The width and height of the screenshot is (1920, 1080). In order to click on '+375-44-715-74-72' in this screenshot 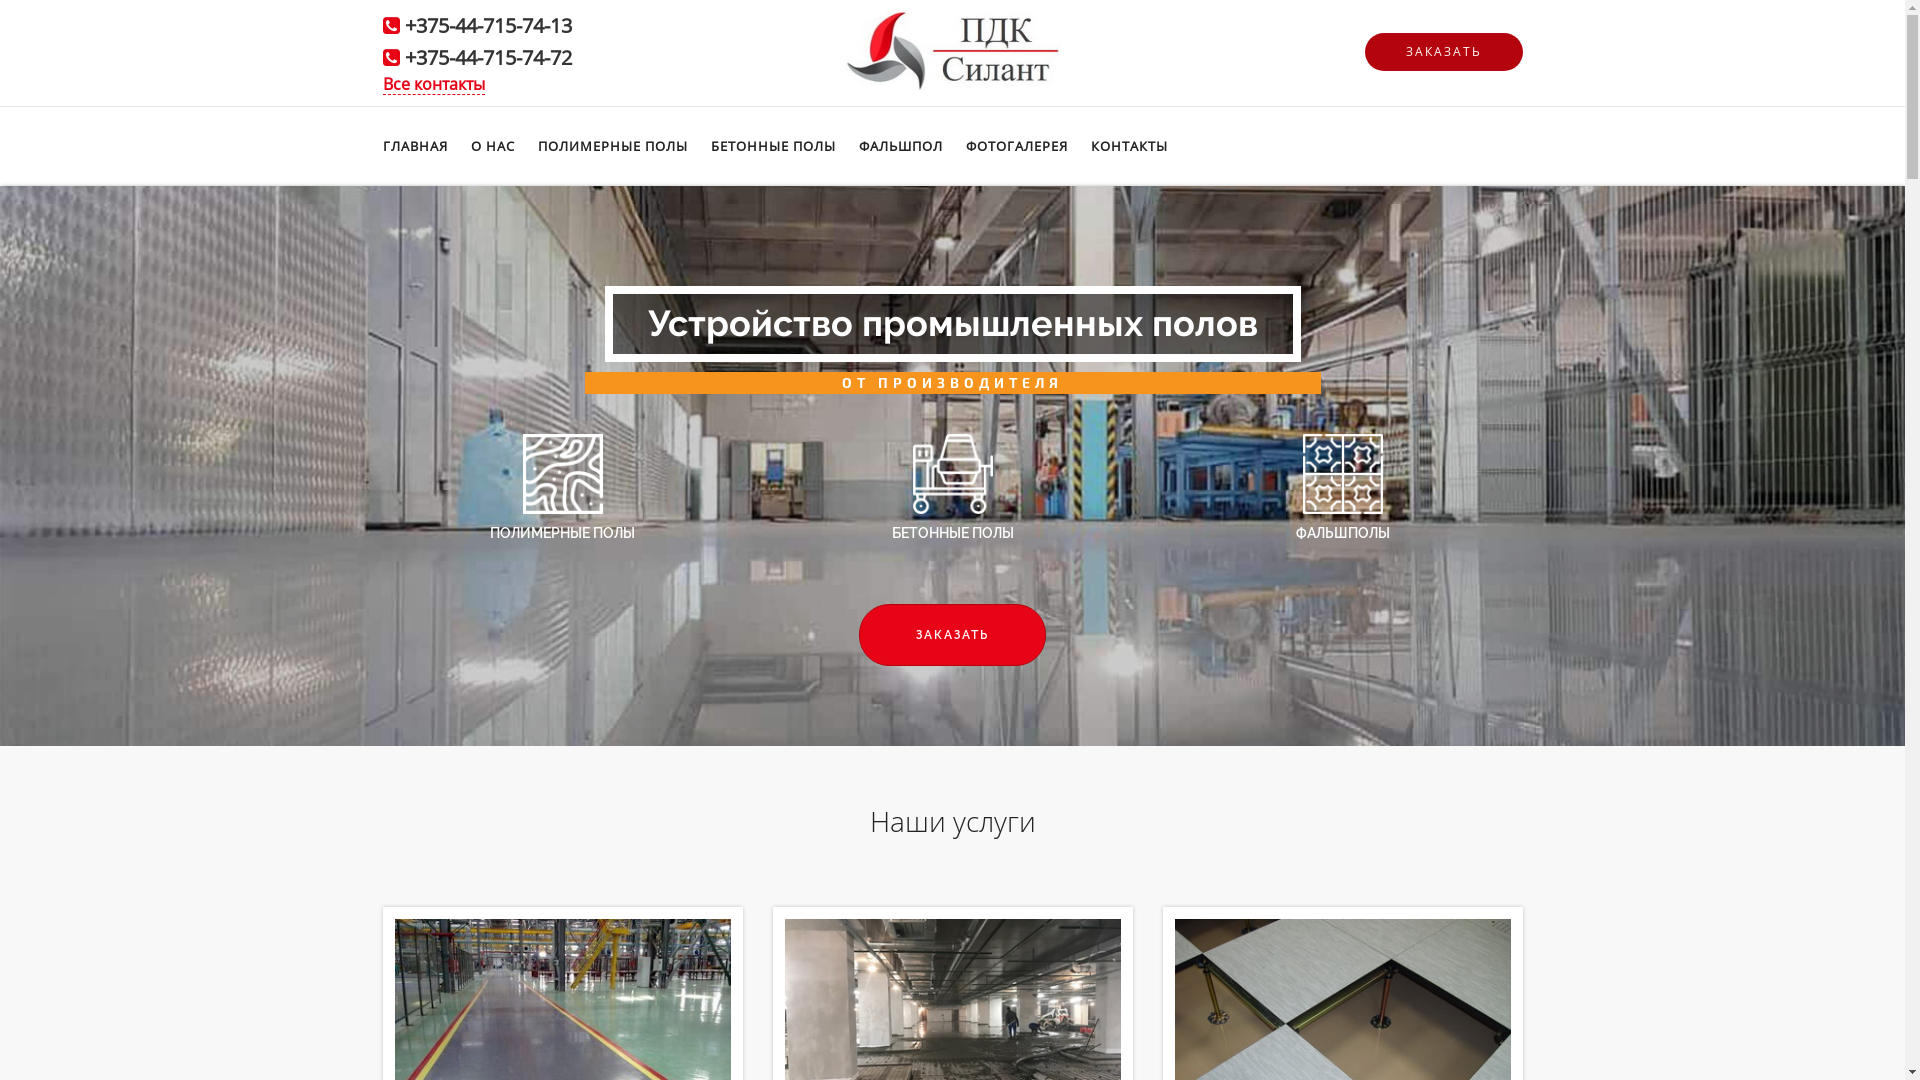, I will do `click(487, 56)`.